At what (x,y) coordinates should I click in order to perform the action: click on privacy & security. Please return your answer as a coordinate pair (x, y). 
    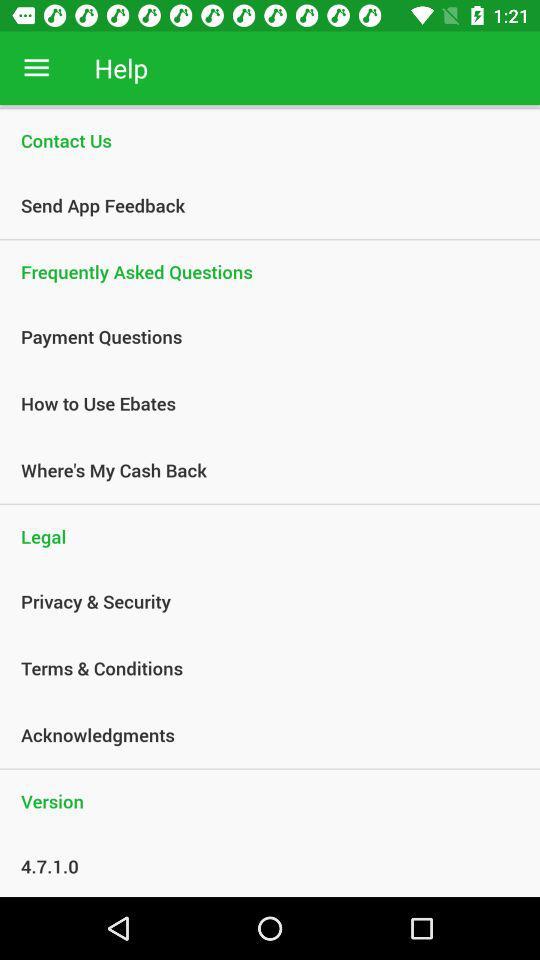
    Looking at the image, I should click on (259, 600).